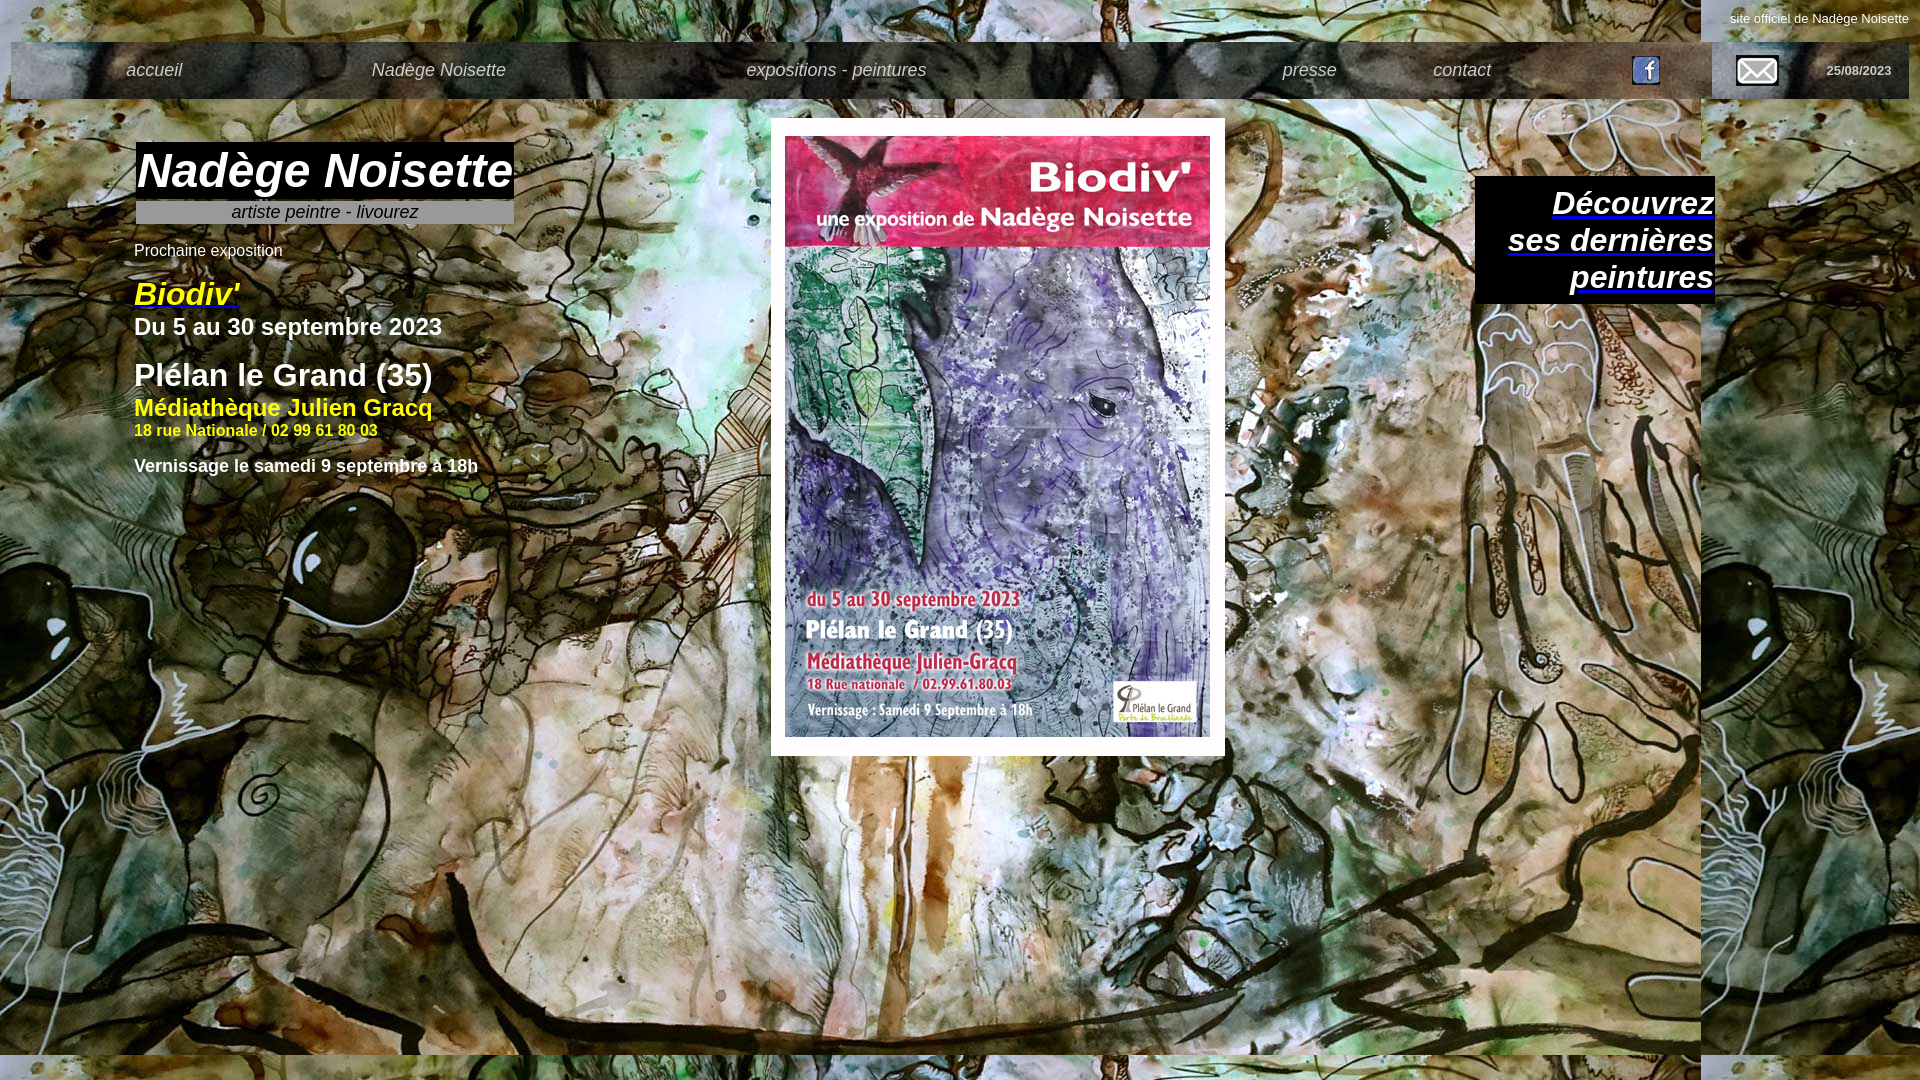  What do you see at coordinates (744, 68) in the screenshot?
I see `'expositions - peintures'` at bounding box center [744, 68].